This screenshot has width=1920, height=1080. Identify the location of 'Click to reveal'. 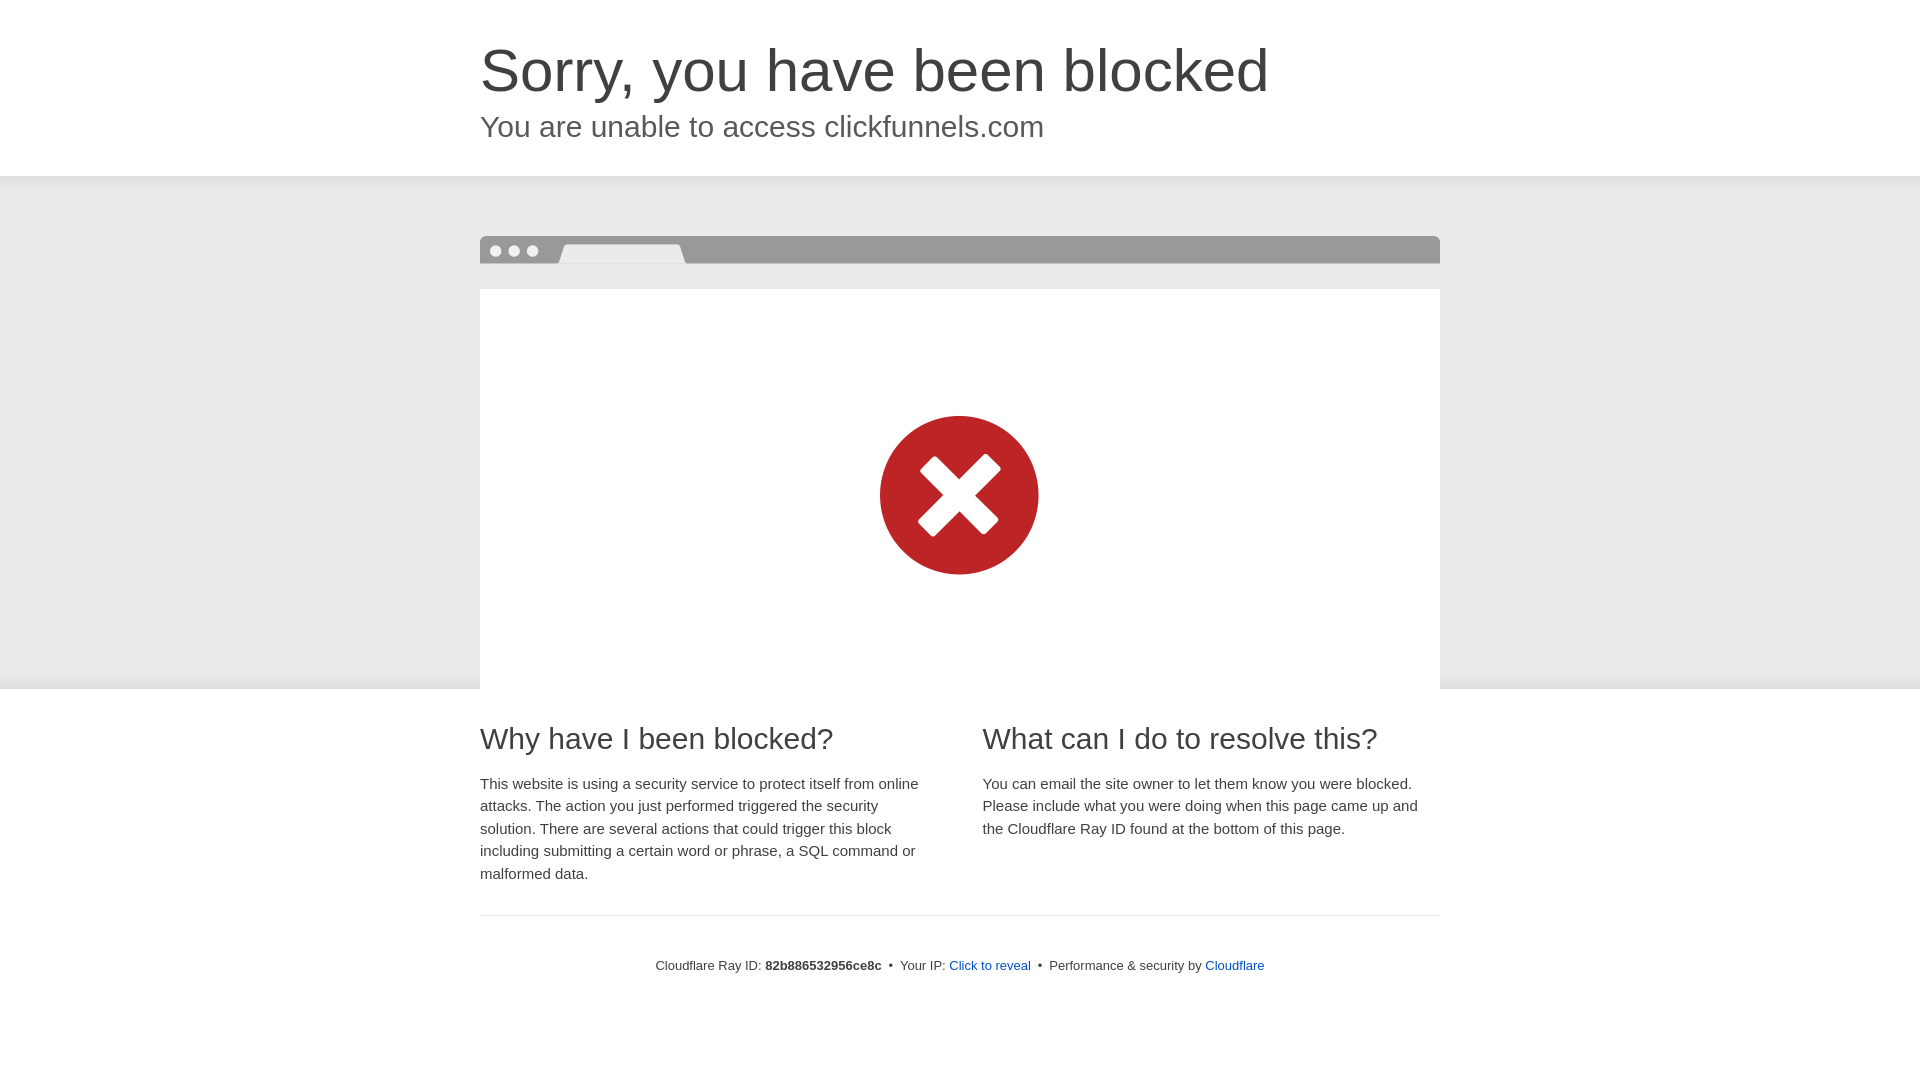
(989, 964).